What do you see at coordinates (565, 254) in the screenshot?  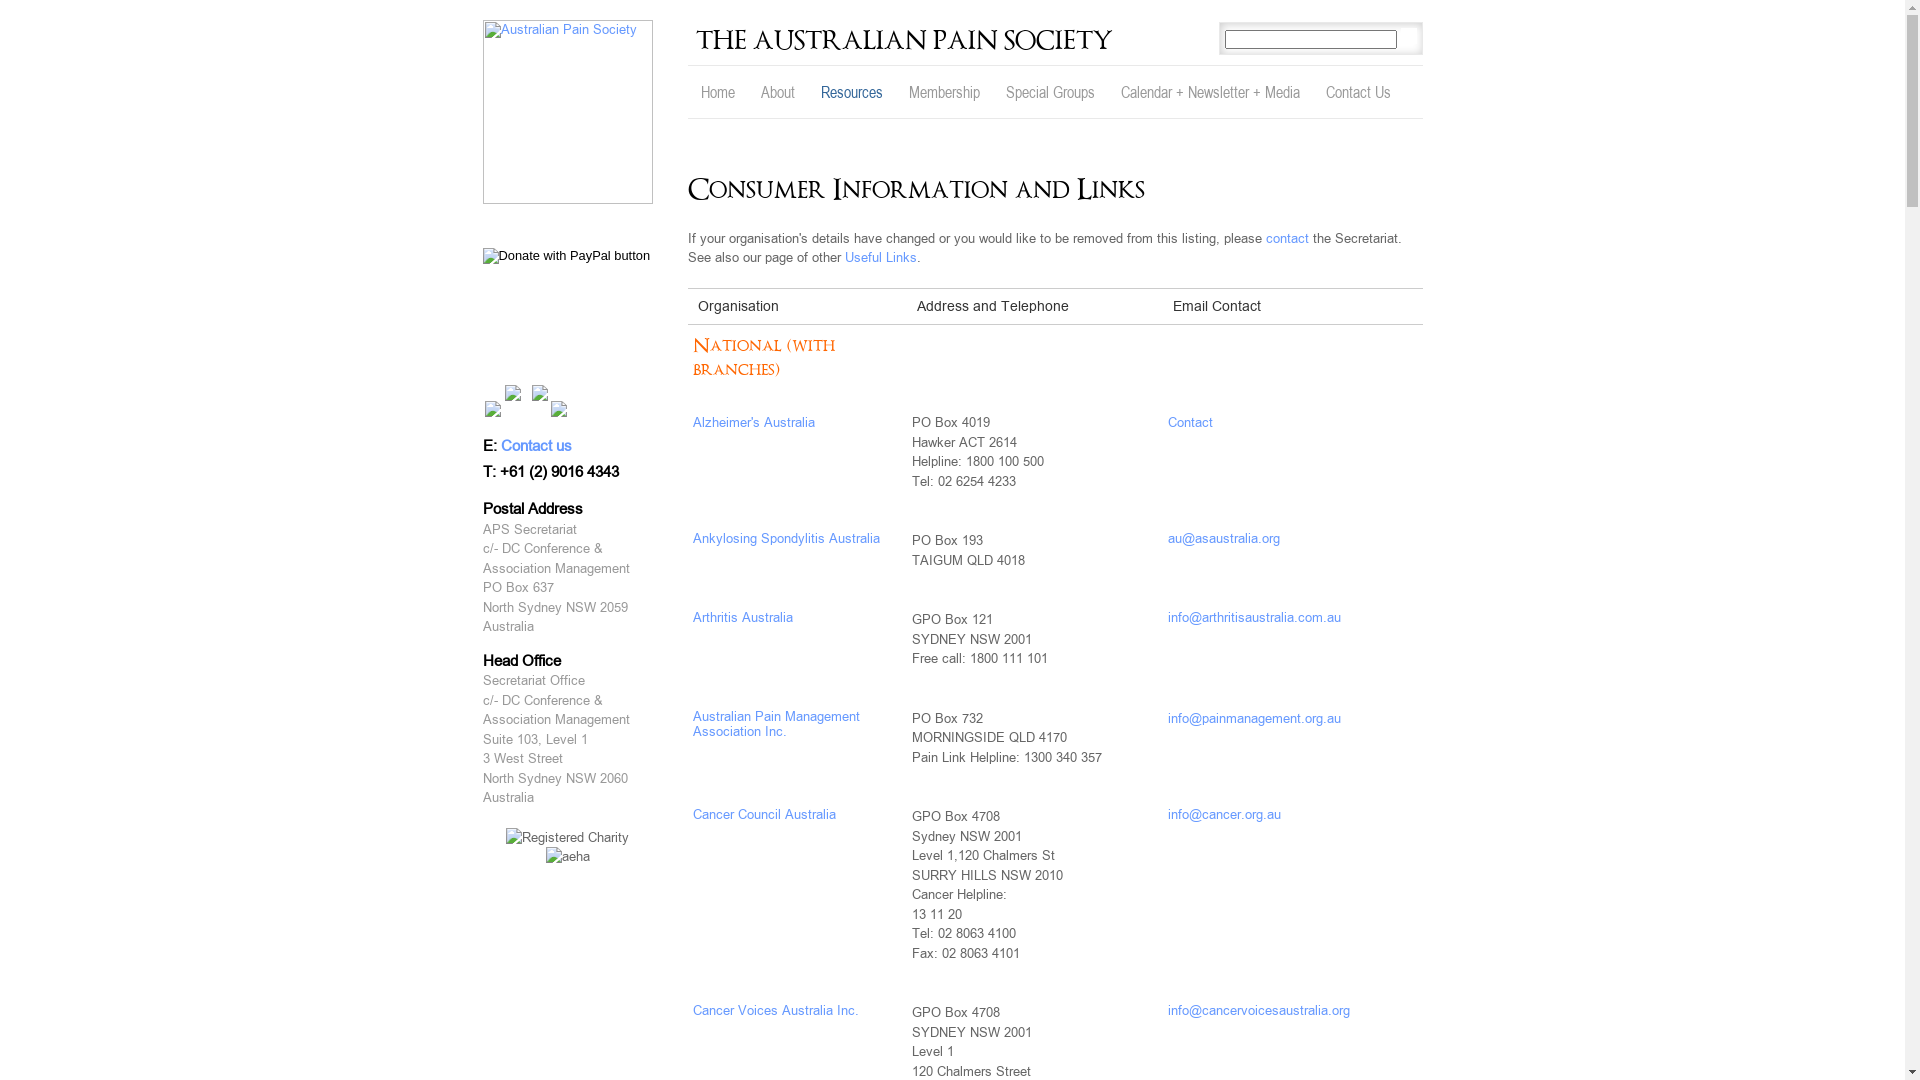 I see `'PayPal - The safer, easier way to pay online!'` at bounding box center [565, 254].